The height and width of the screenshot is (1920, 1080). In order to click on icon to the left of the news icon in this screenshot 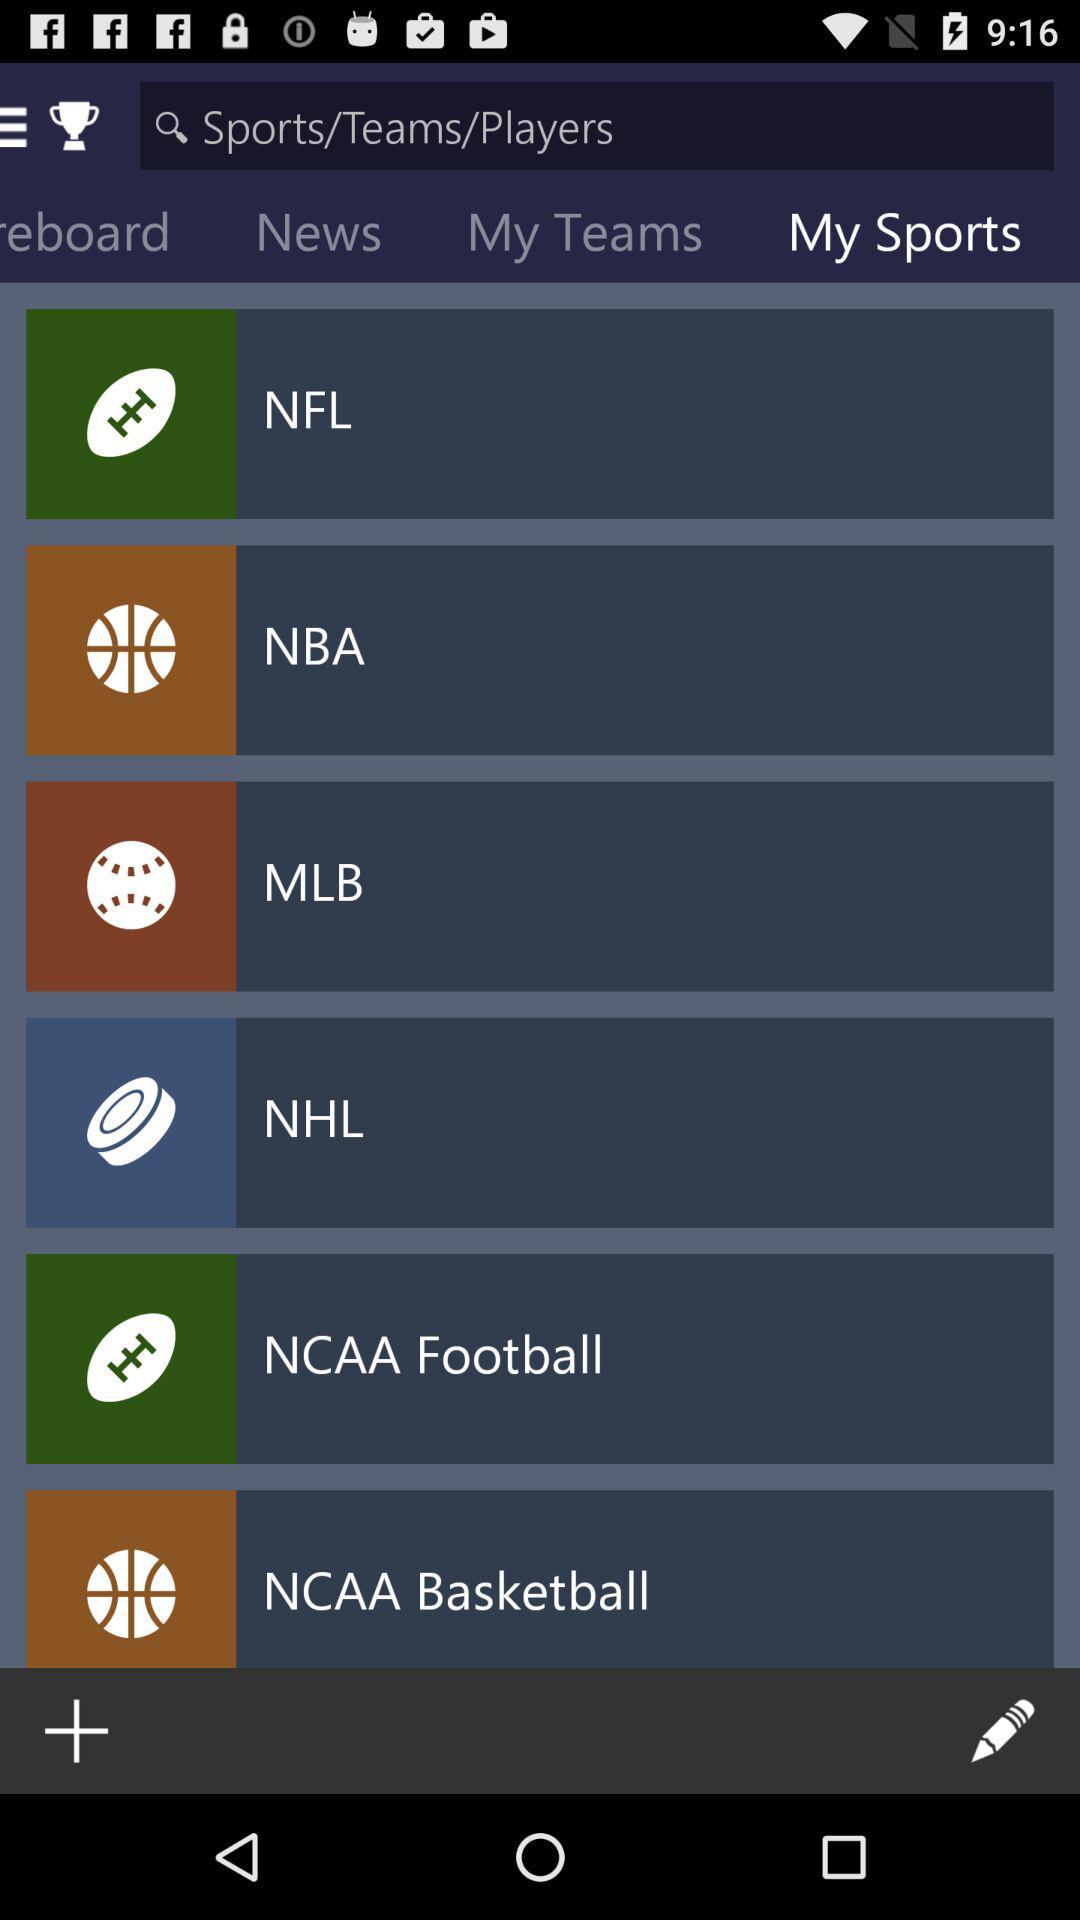, I will do `click(114, 235)`.